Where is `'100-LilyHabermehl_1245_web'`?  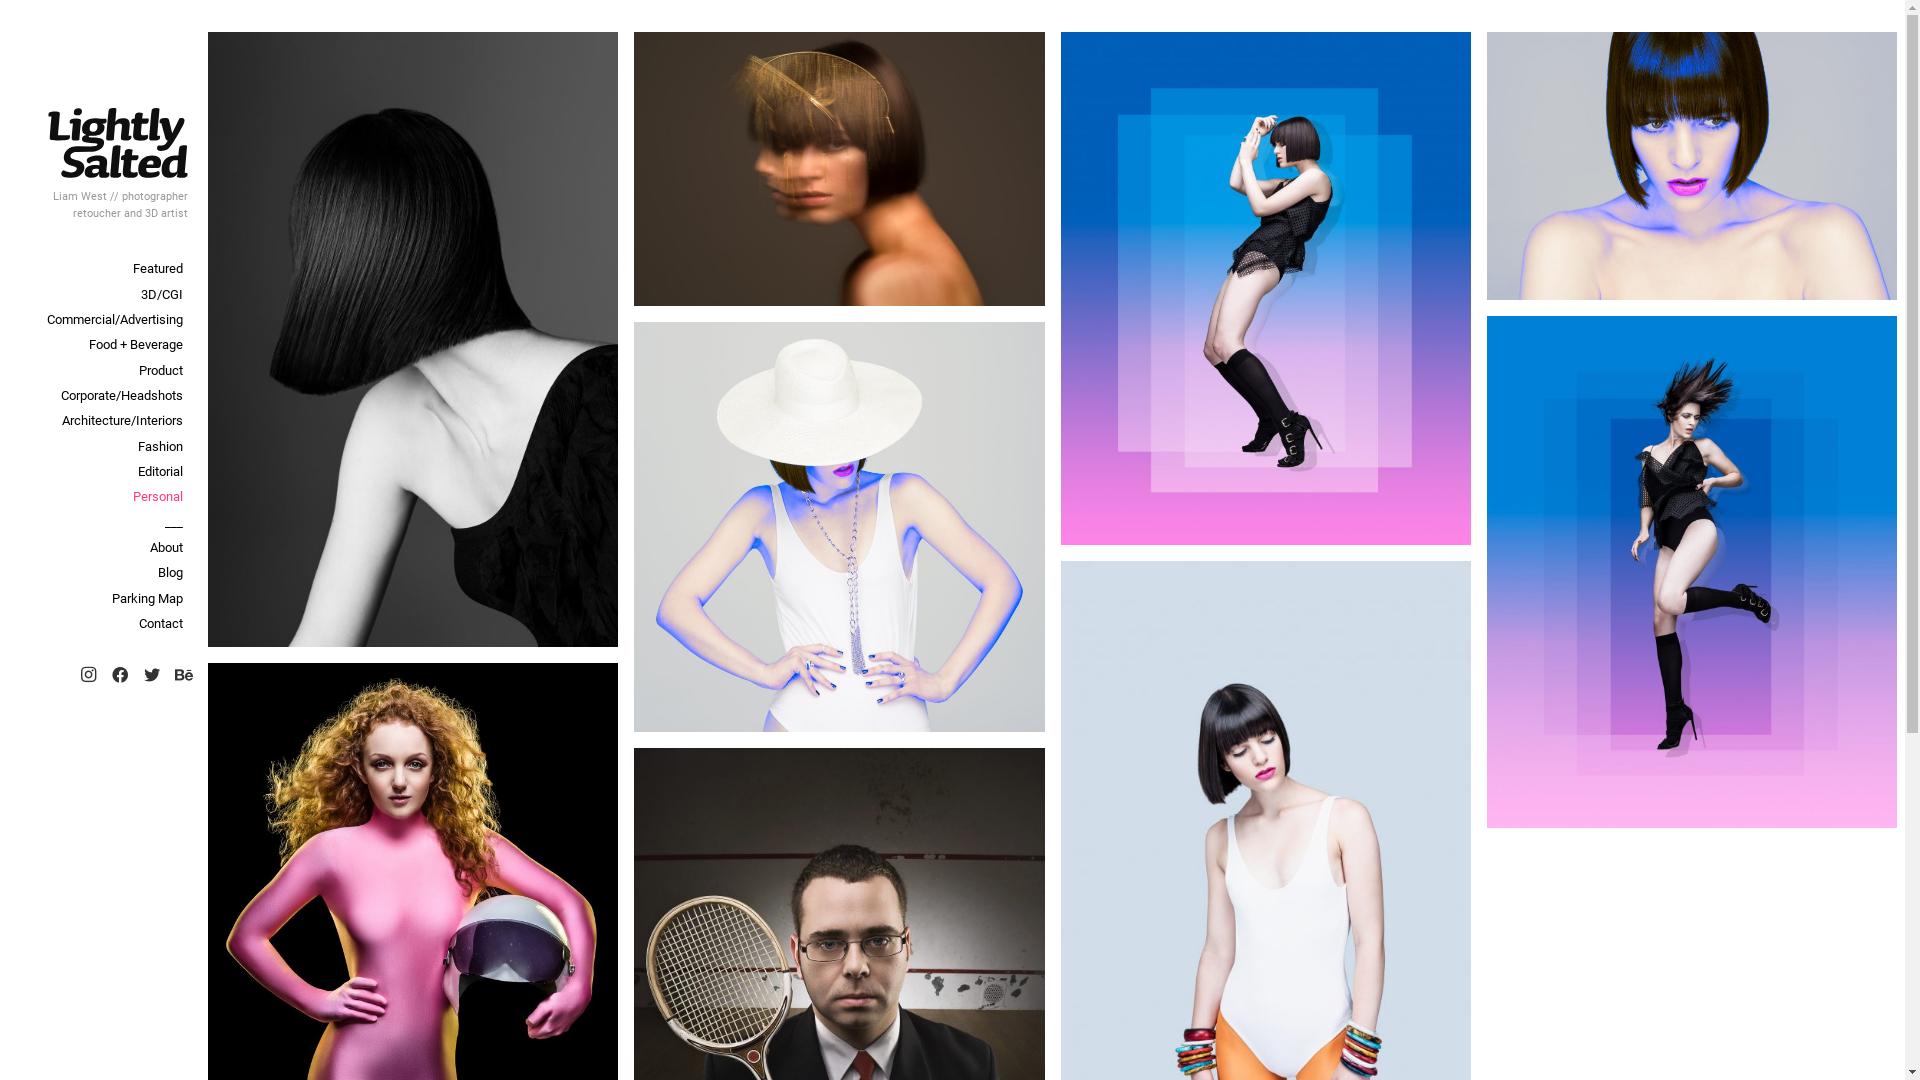 '100-LilyHabermehl_1245_web' is located at coordinates (411, 338).